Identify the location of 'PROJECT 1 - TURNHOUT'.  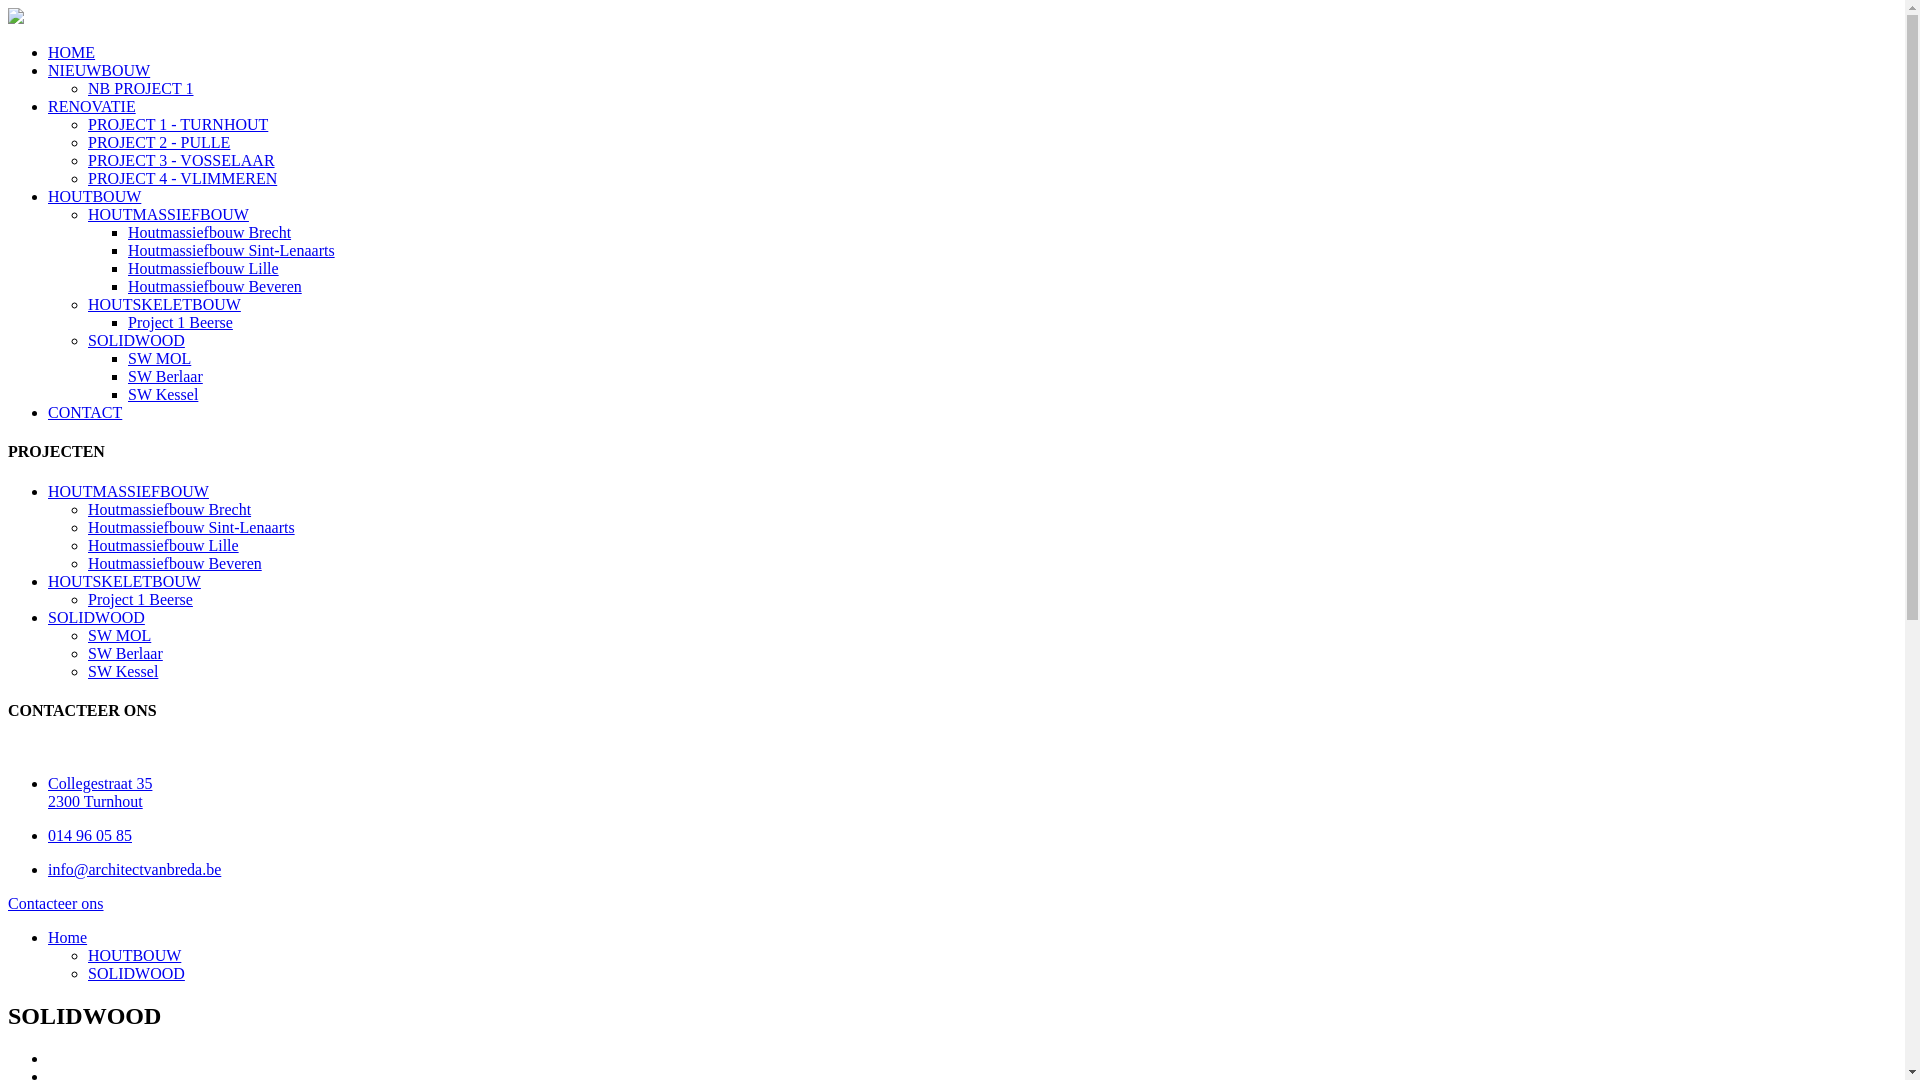
(86, 124).